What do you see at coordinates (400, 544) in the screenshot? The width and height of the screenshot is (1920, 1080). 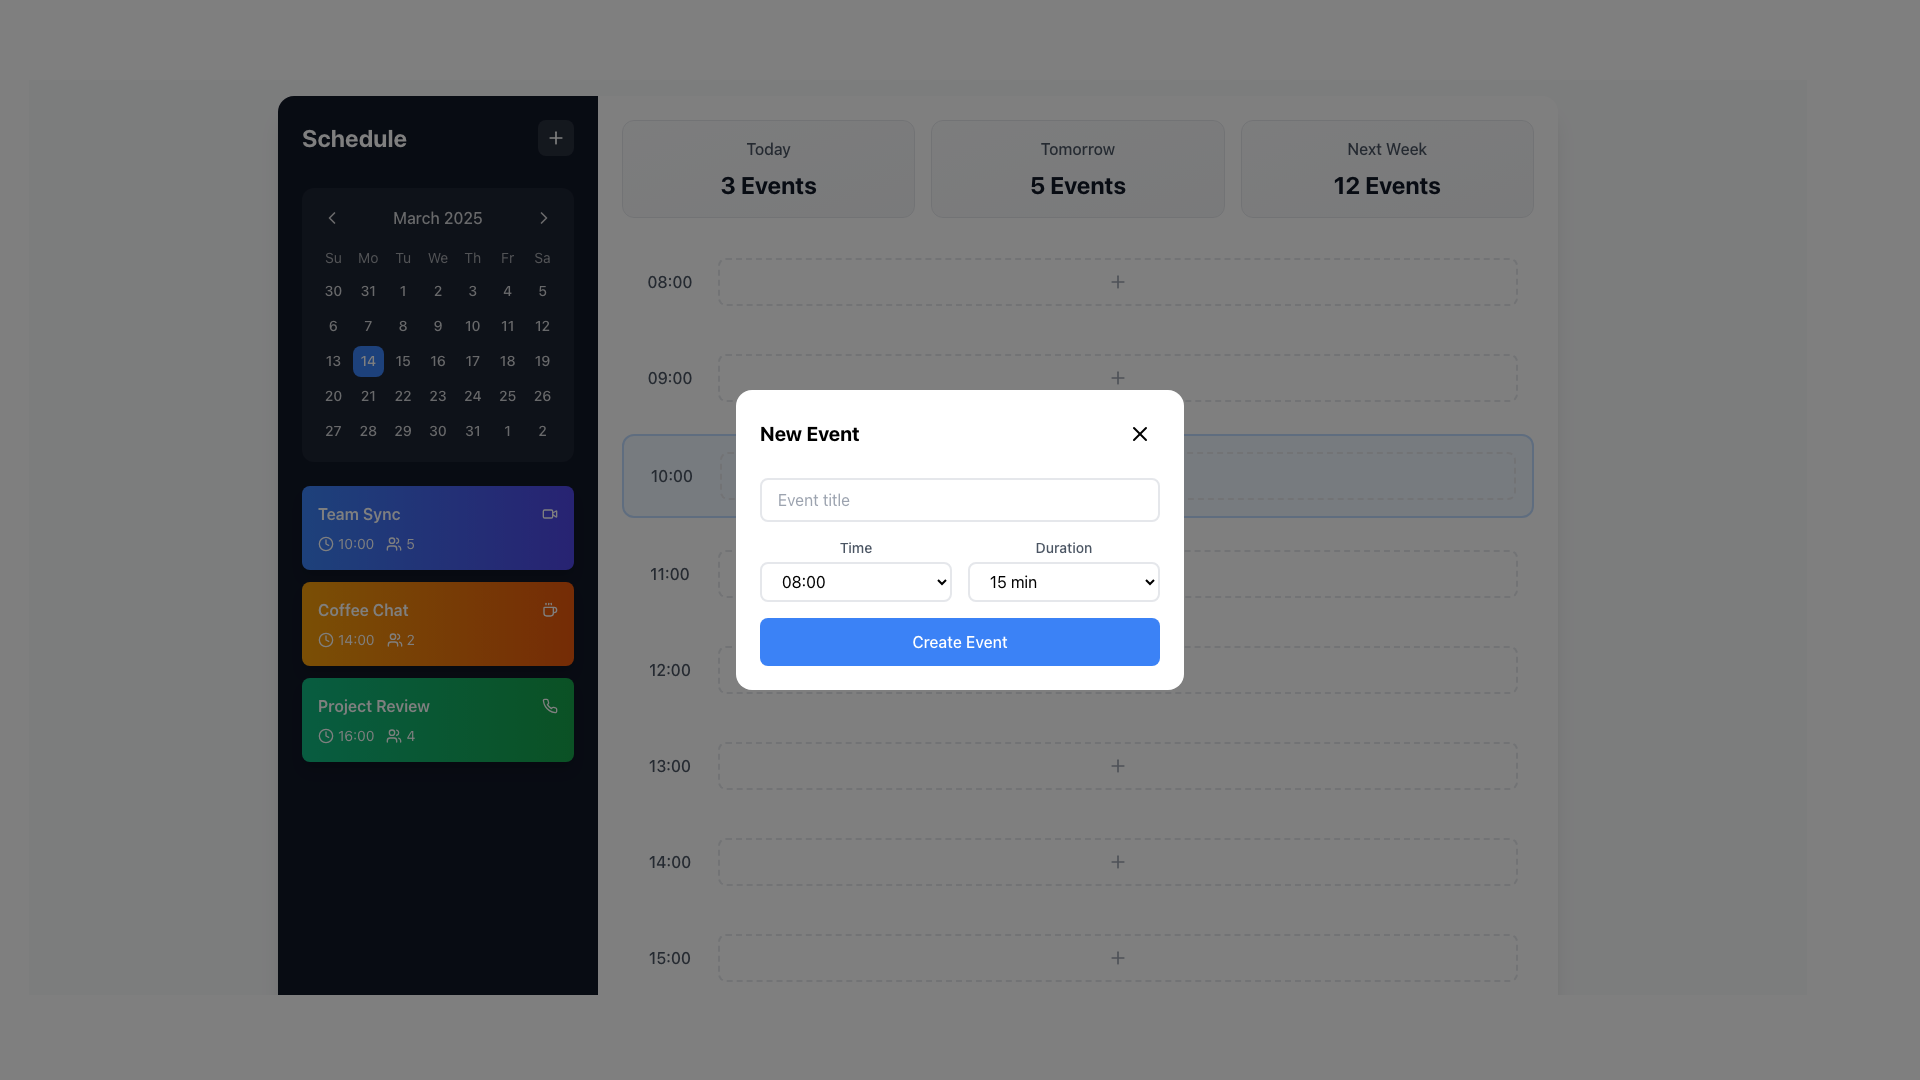 I see `the text label displaying the number '5' adjacent to the user group icon within the 'Team Sync' panel` at bounding box center [400, 544].